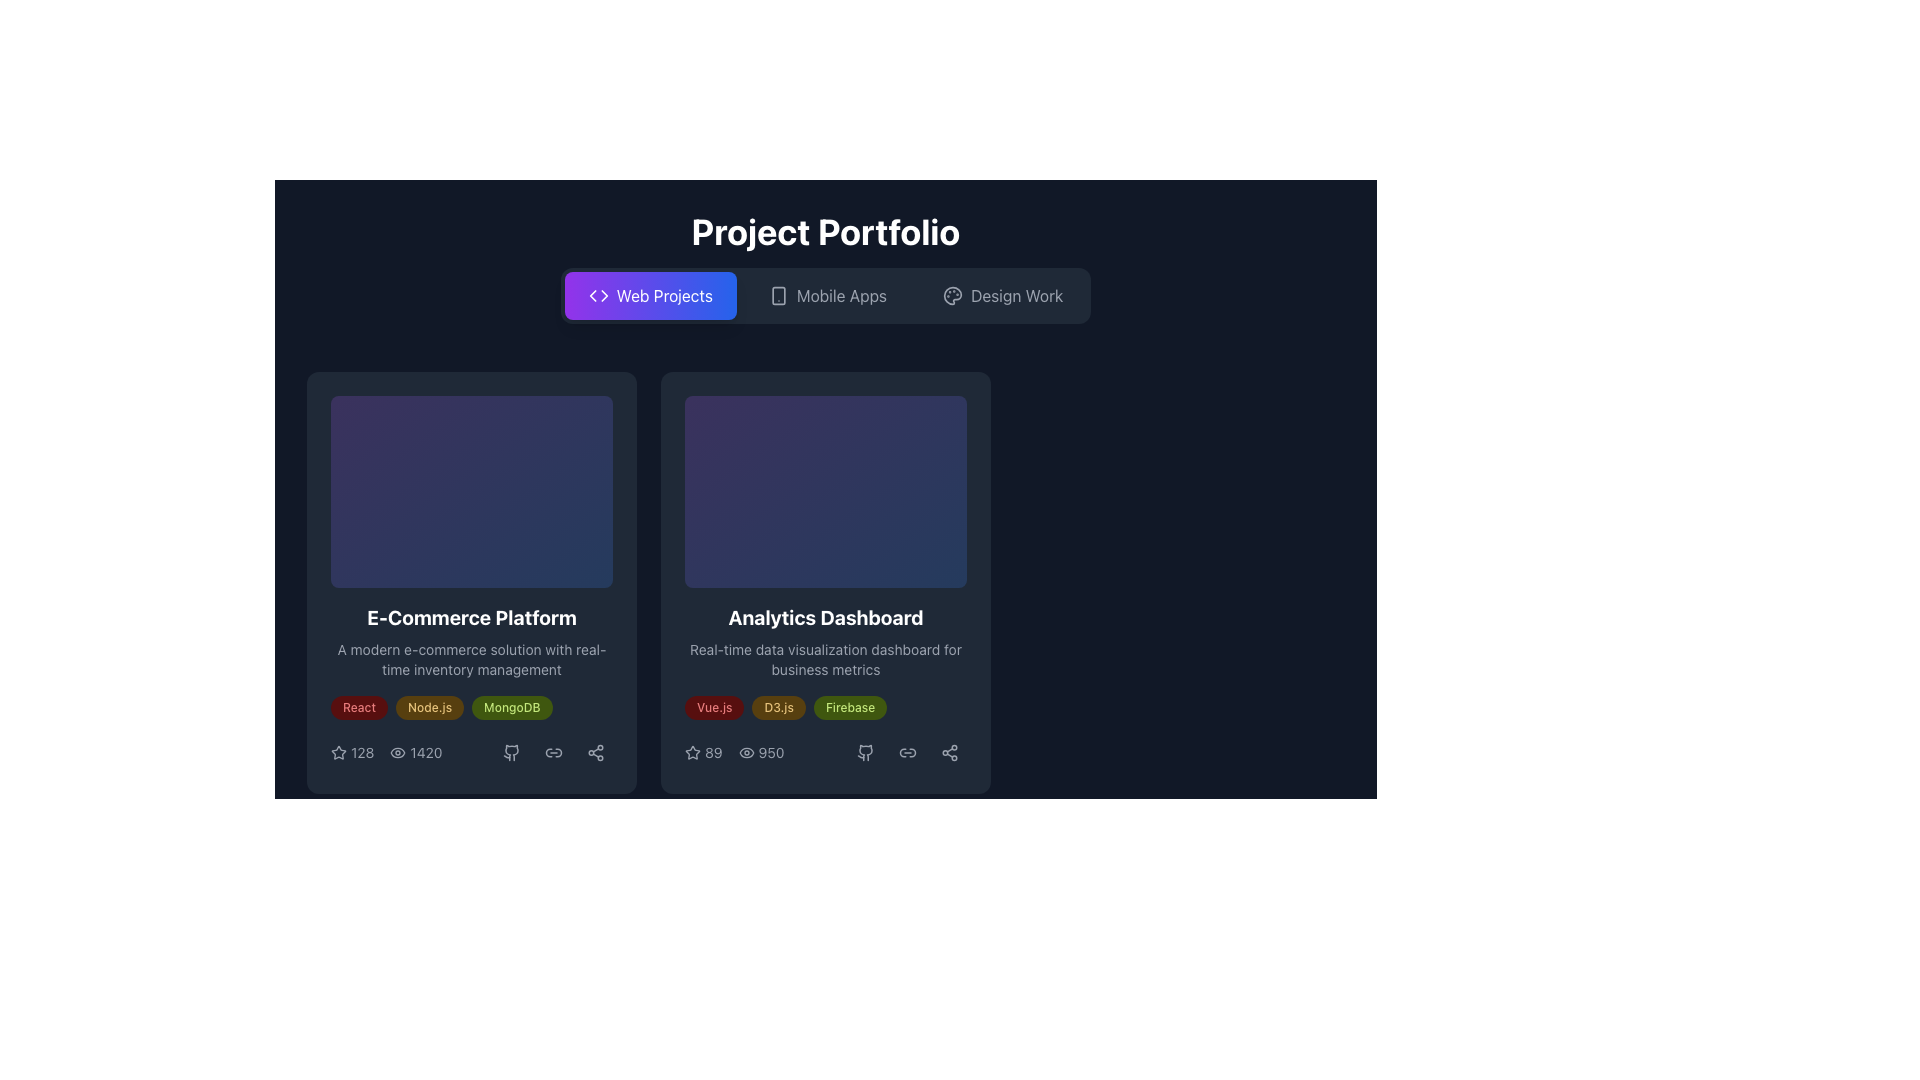 The image size is (1920, 1080). Describe the element at coordinates (425, 752) in the screenshot. I see `the numeric text label displaying '1420' in light gray color, located below the image thumbnail and centered within the content card for the 'E-Commerce Platform' project` at that location.